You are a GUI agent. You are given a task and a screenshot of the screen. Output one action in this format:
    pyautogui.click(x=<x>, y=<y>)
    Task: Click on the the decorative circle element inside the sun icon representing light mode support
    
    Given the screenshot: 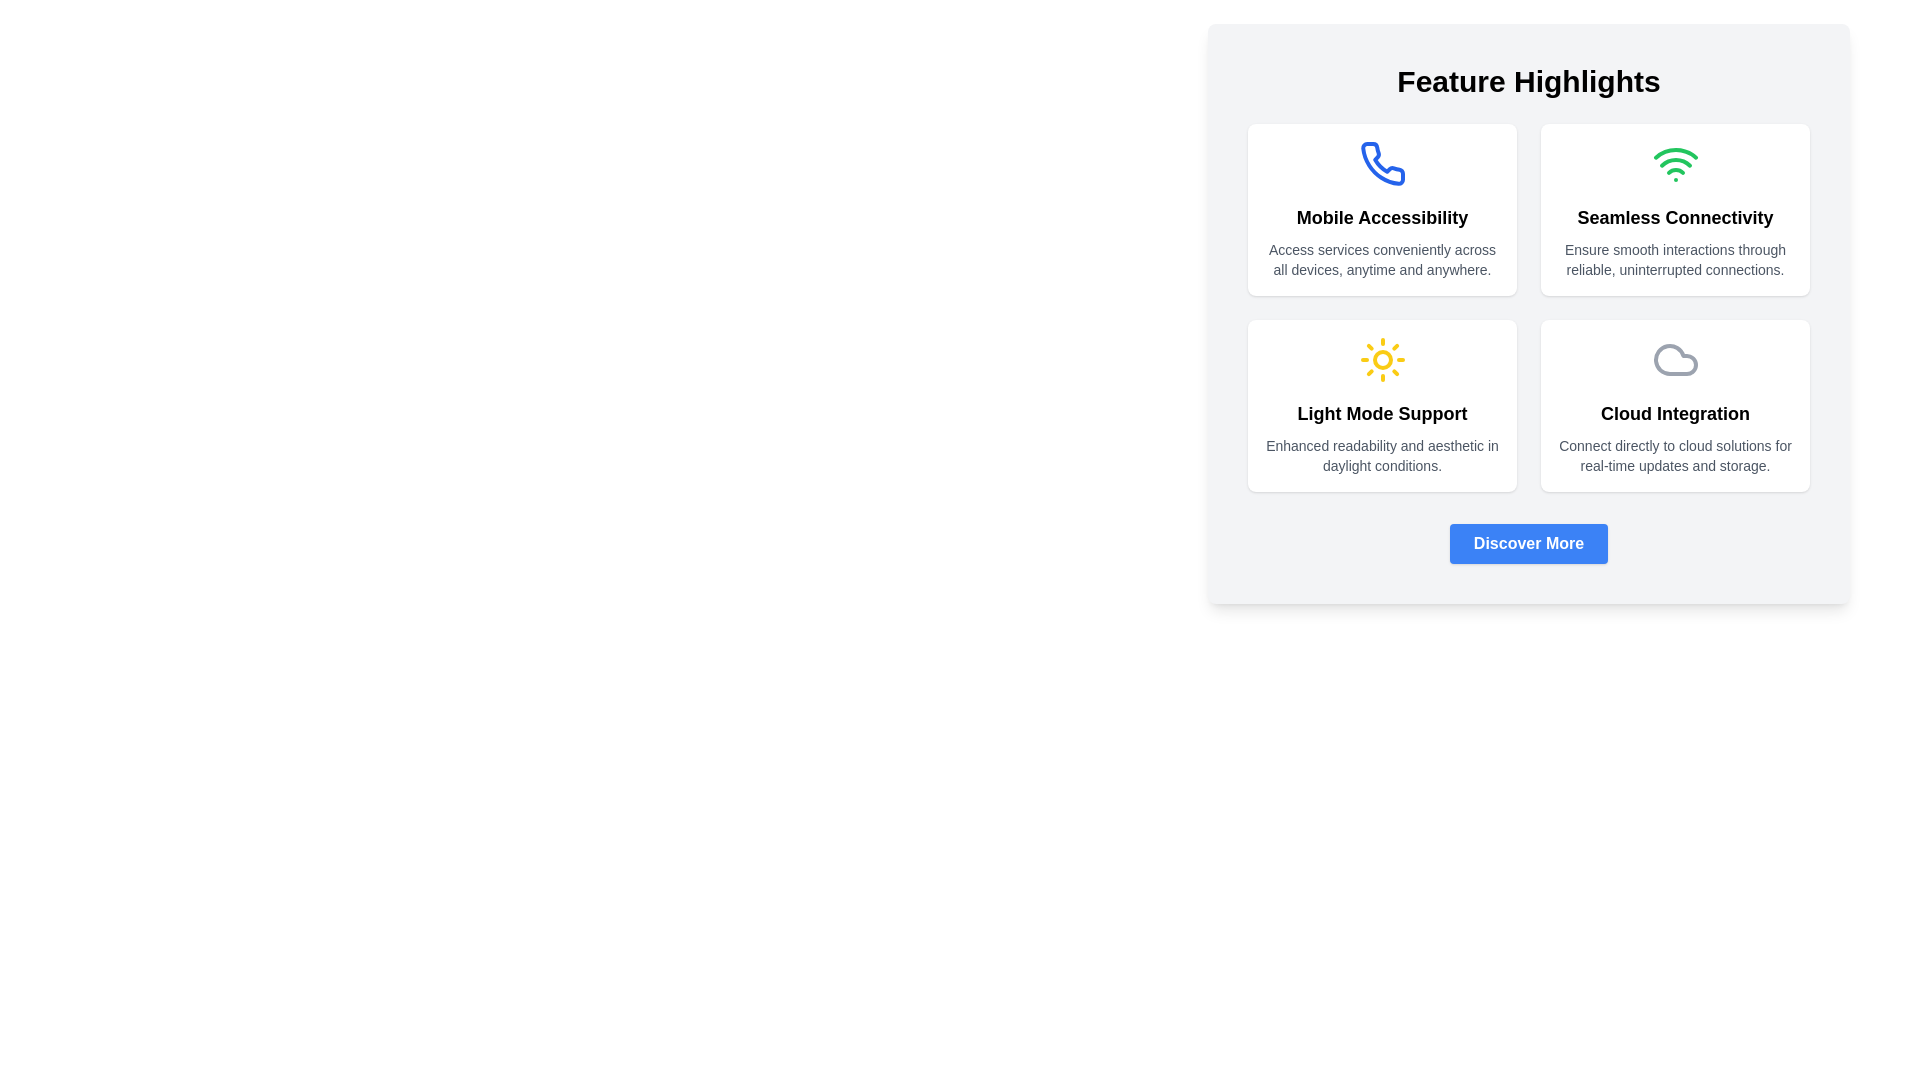 What is the action you would take?
    pyautogui.click(x=1381, y=358)
    